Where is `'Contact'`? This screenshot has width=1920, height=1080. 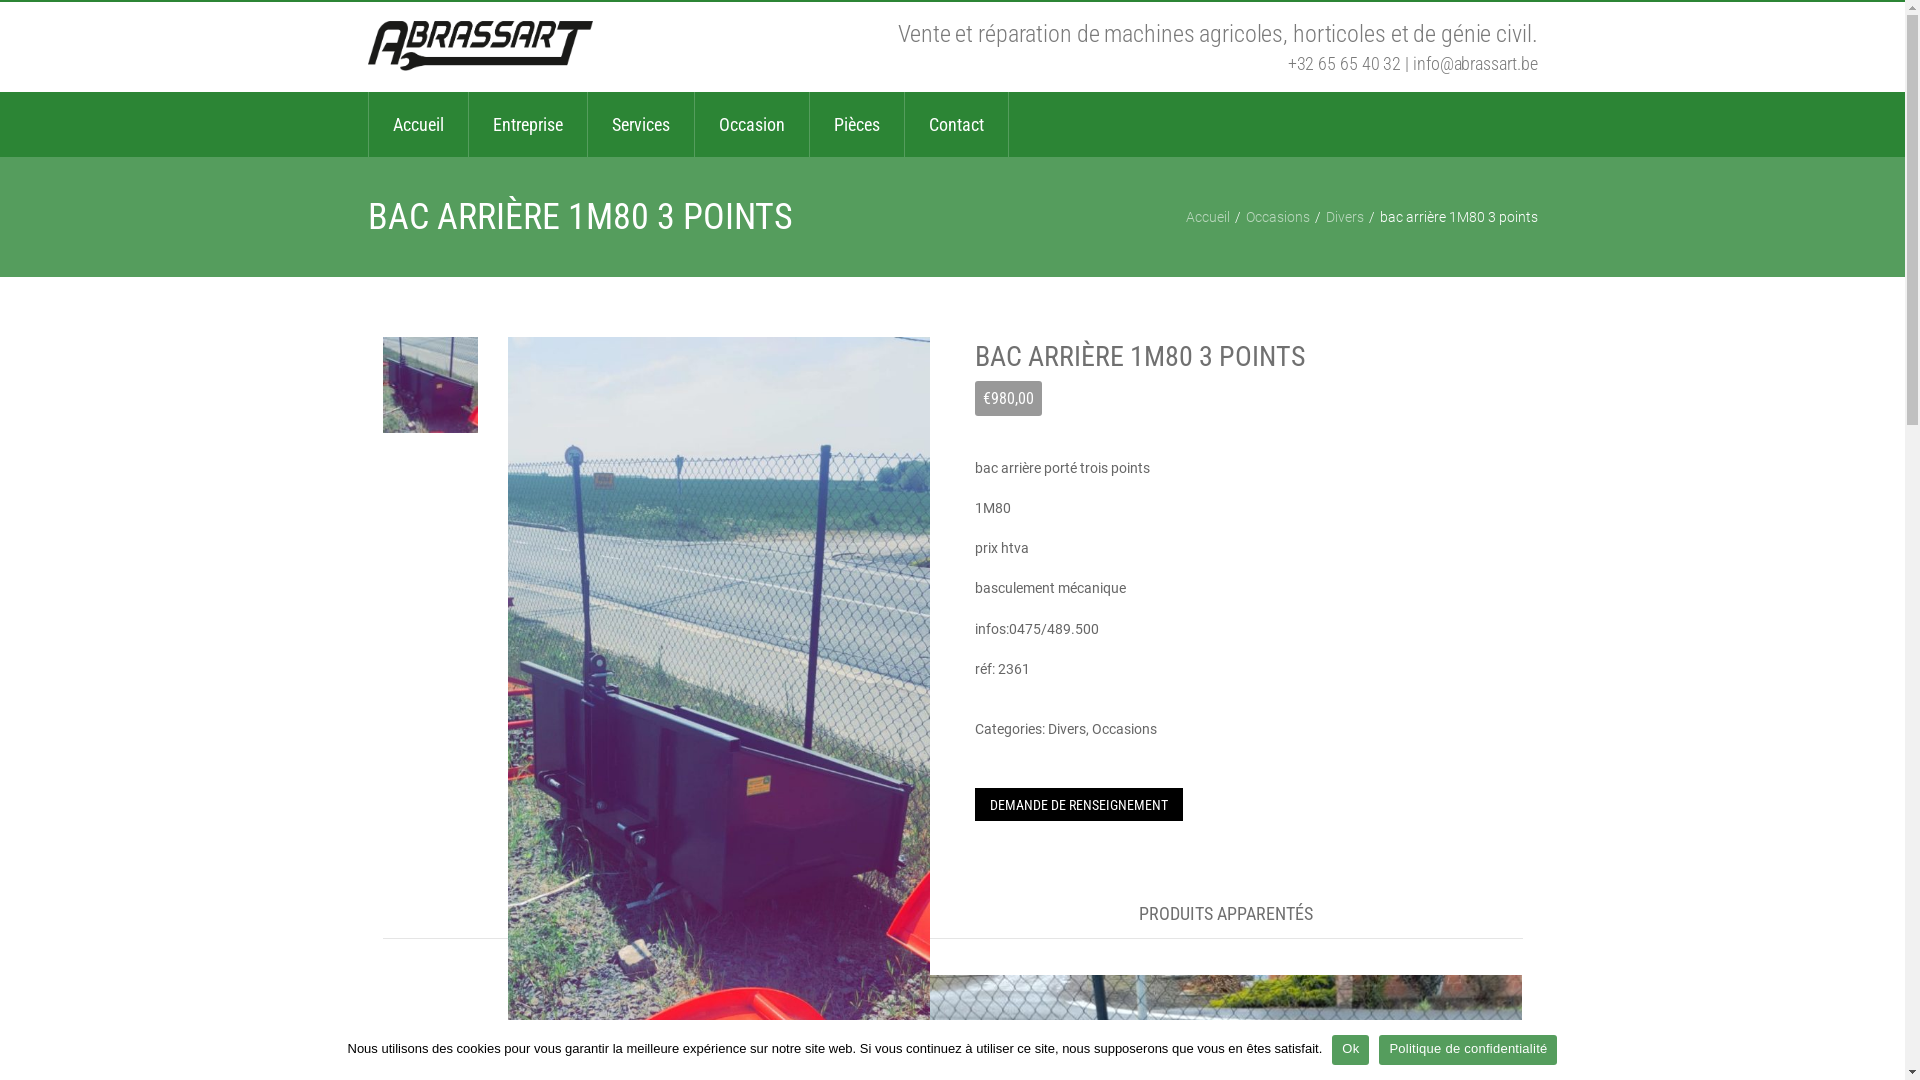
'Contact' is located at coordinates (954, 124).